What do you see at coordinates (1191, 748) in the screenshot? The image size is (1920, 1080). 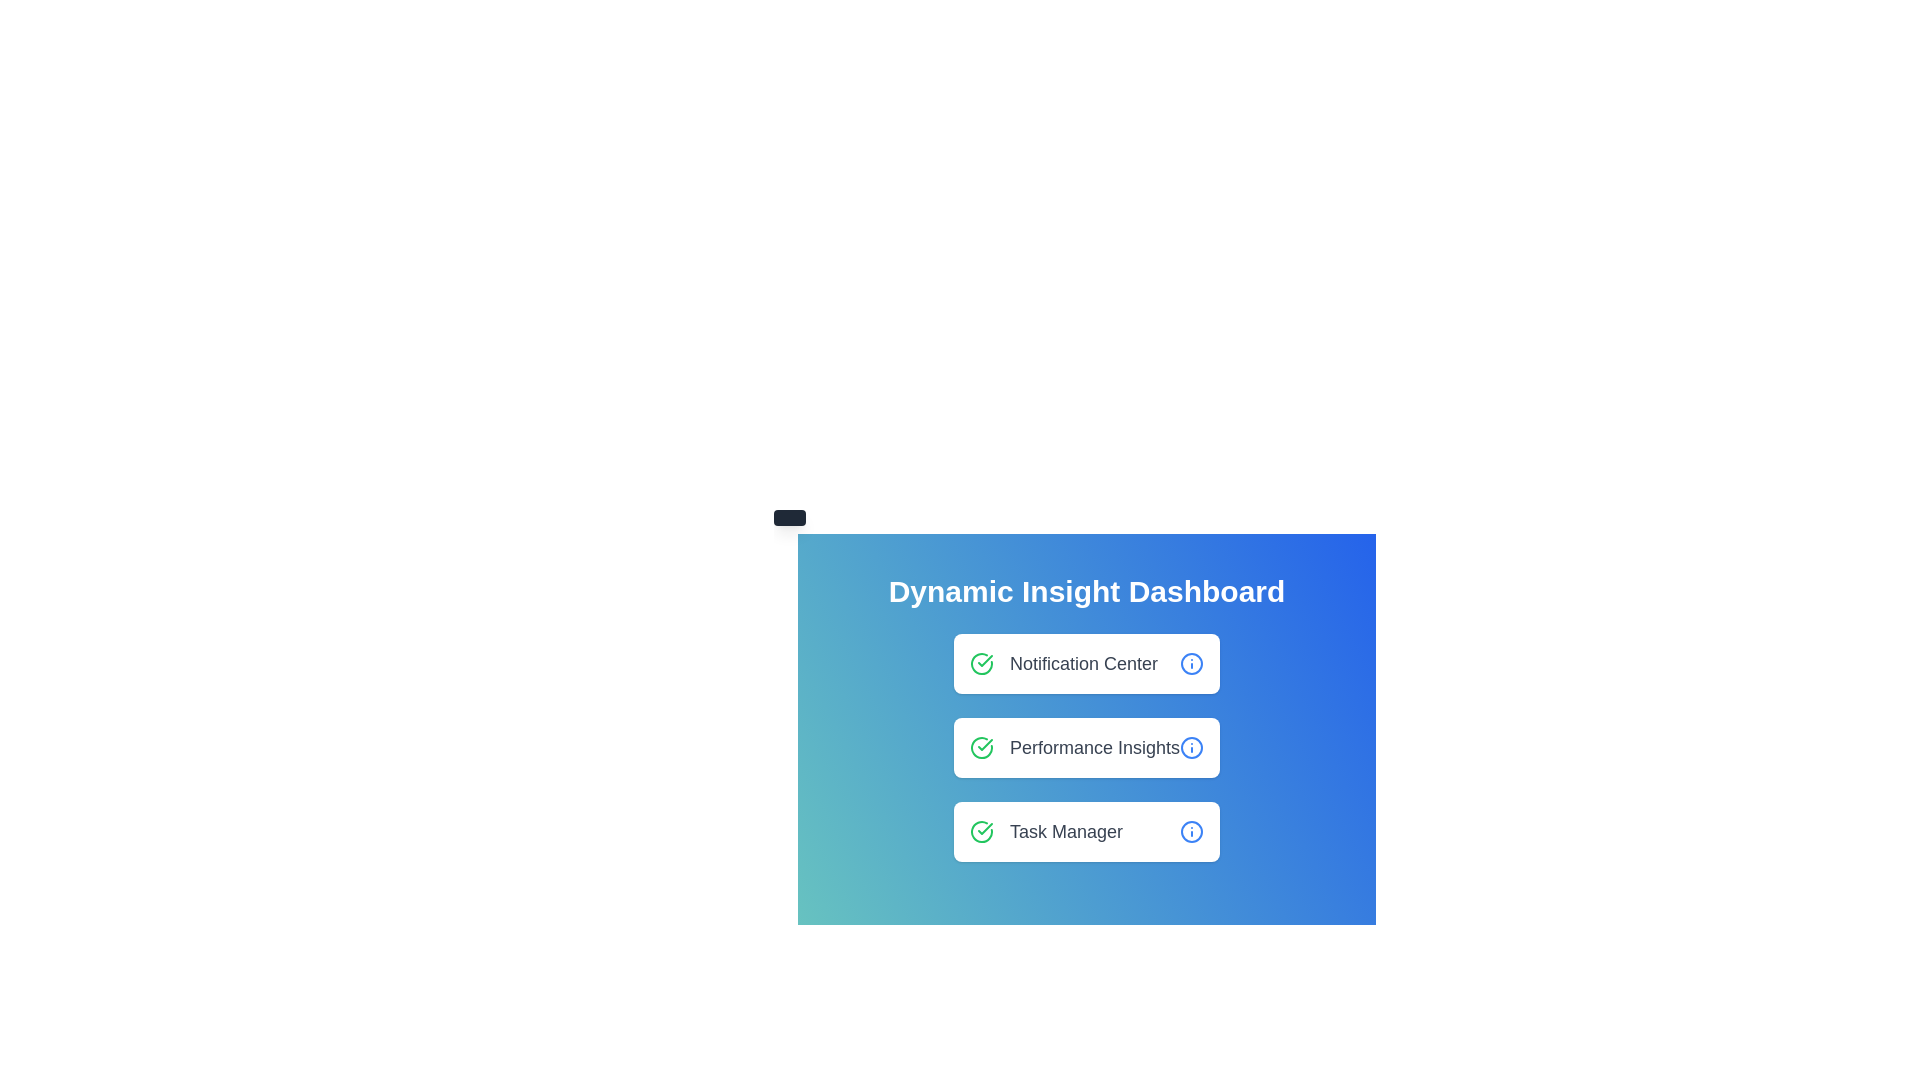 I see `the circular icon associated with the 'Performance Insights' label, located in the middle row of the blue-themed UI, to the right of the text` at bounding box center [1191, 748].